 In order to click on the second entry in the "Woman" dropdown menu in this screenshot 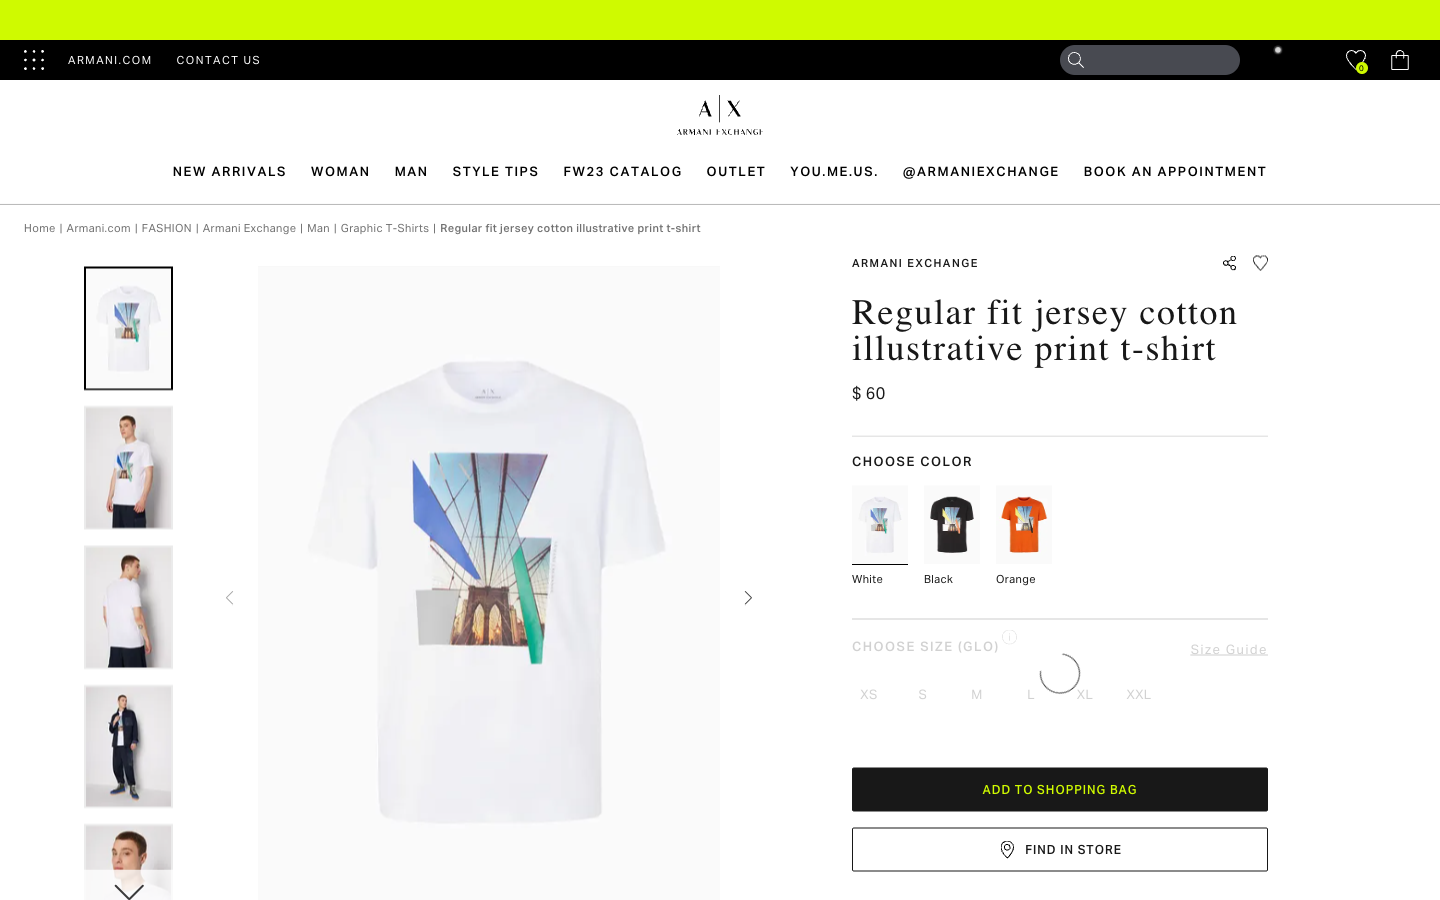, I will do `click(491040, 154350)`.